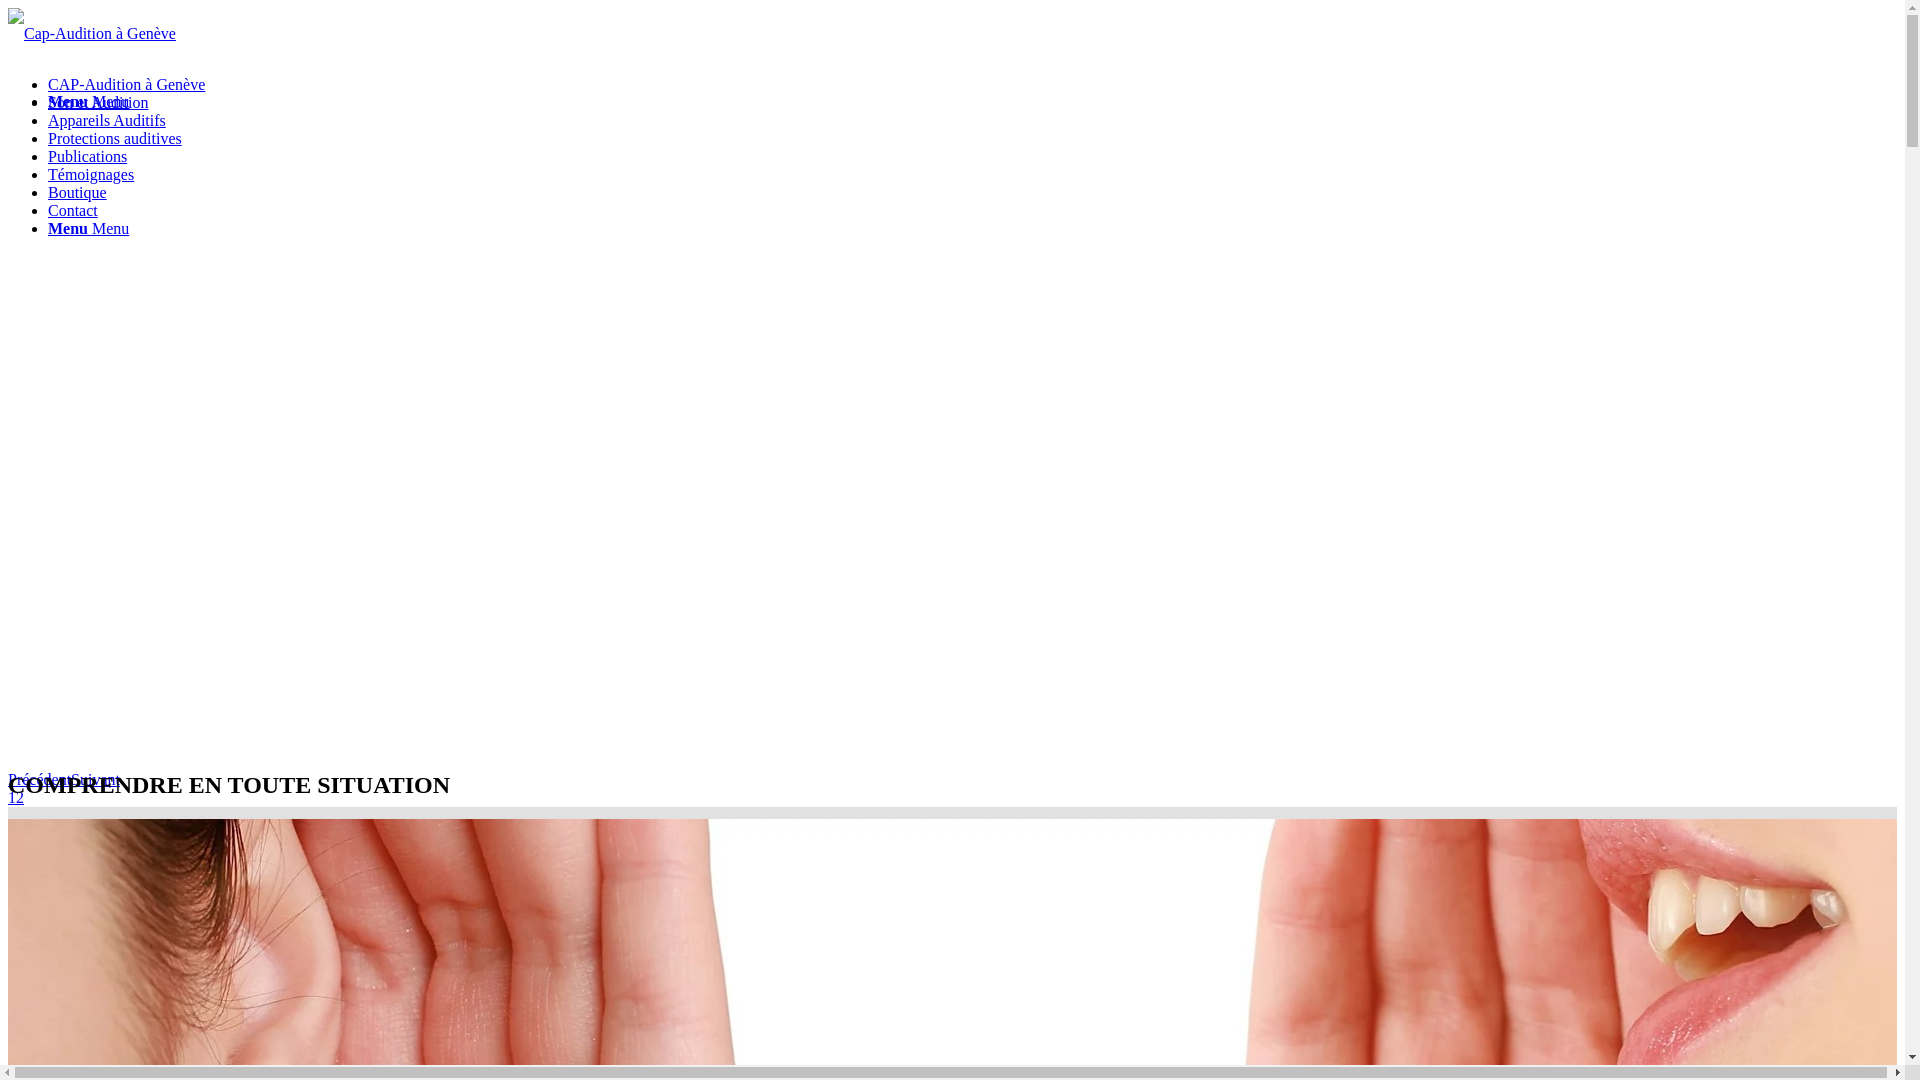 The height and width of the screenshot is (1080, 1920). Describe the element at coordinates (94, 778) in the screenshot. I see `'Suivant'` at that location.